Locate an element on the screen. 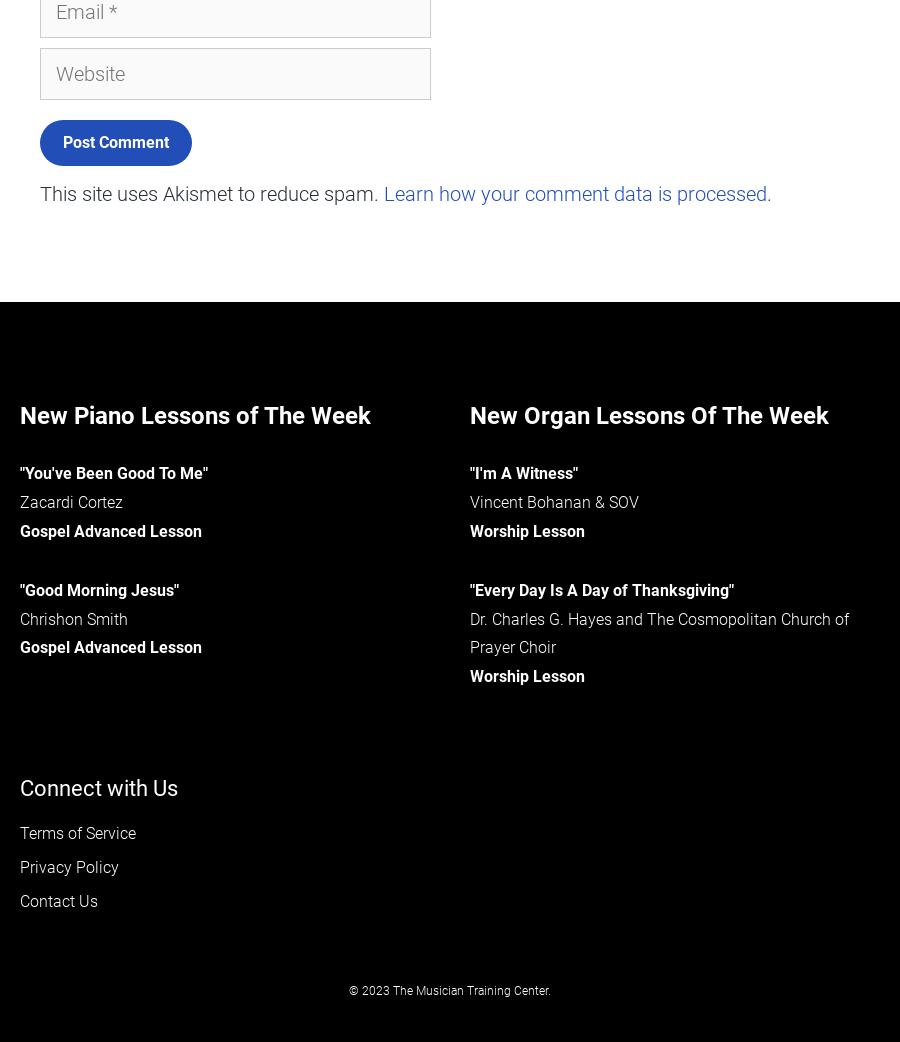 The width and height of the screenshot is (900, 1042). 'Learn how your comment data is processed' is located at coordinates (575, 191).